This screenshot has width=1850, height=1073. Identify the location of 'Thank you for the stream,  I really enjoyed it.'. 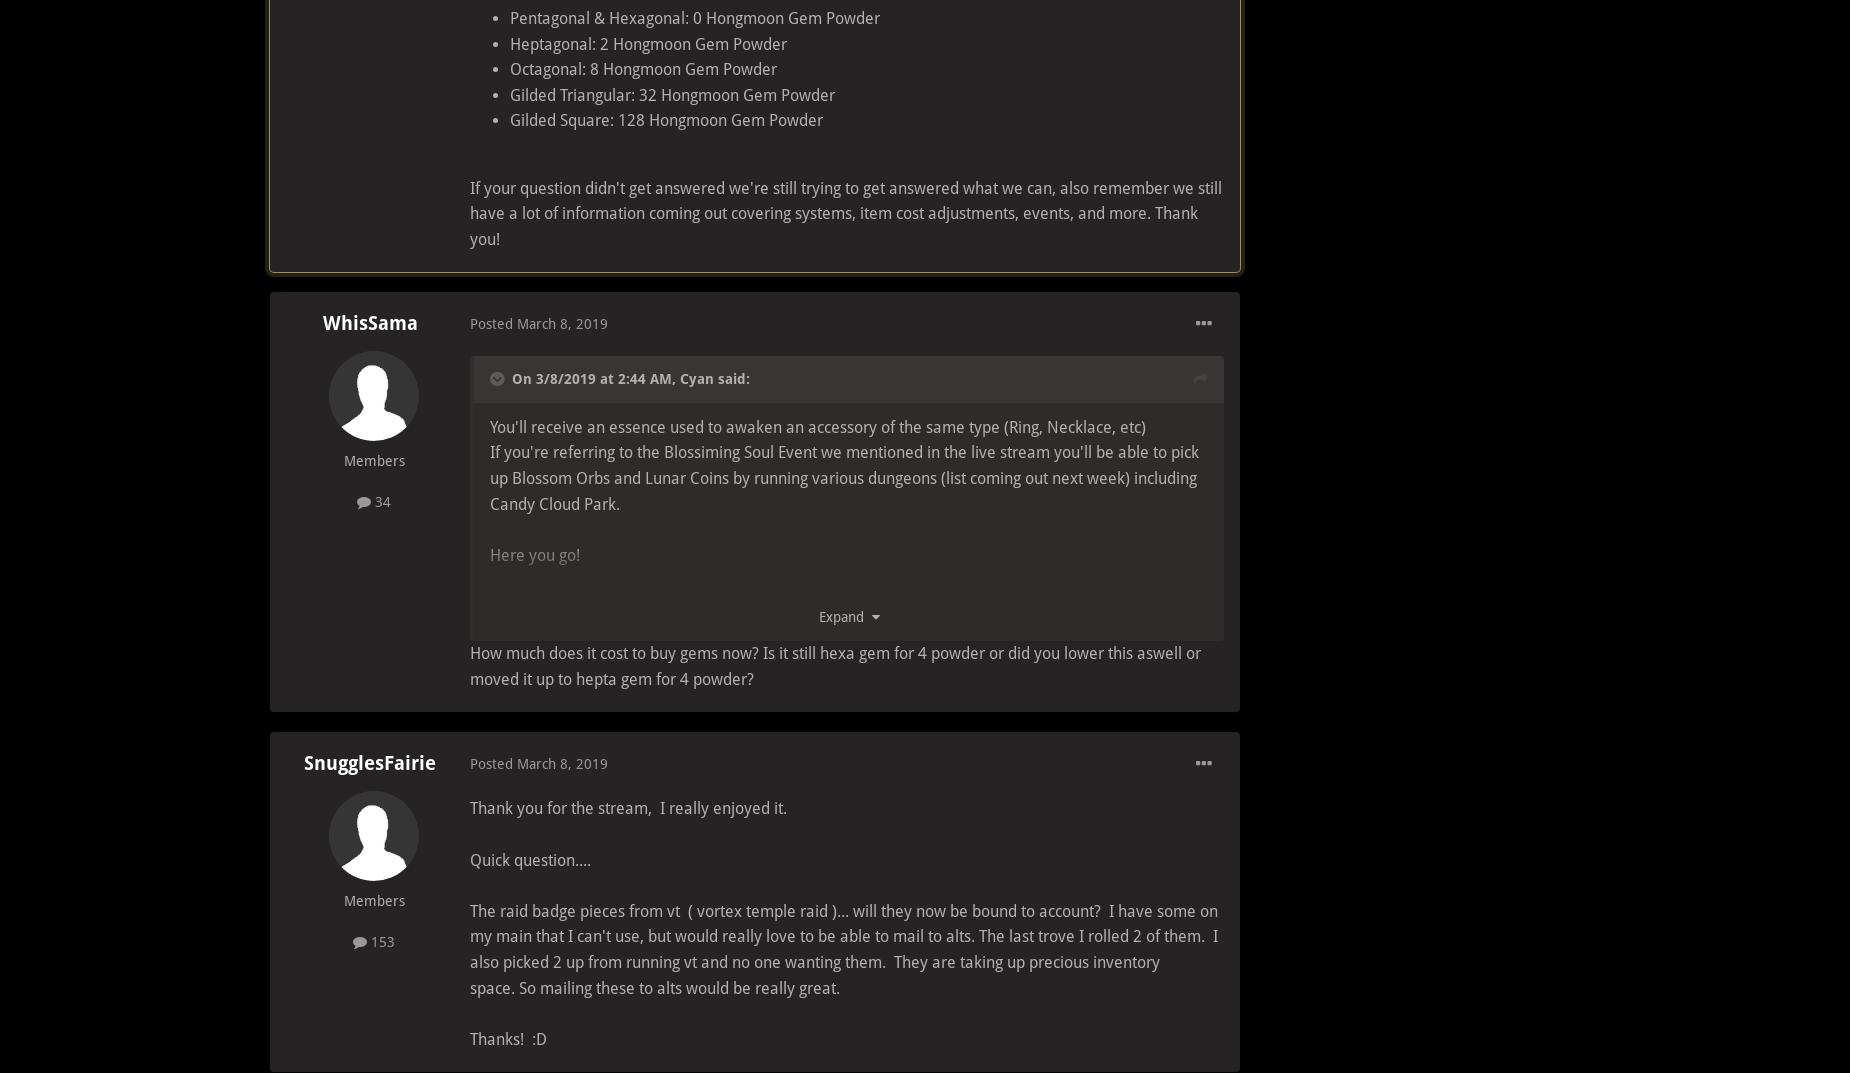
(470, 808).